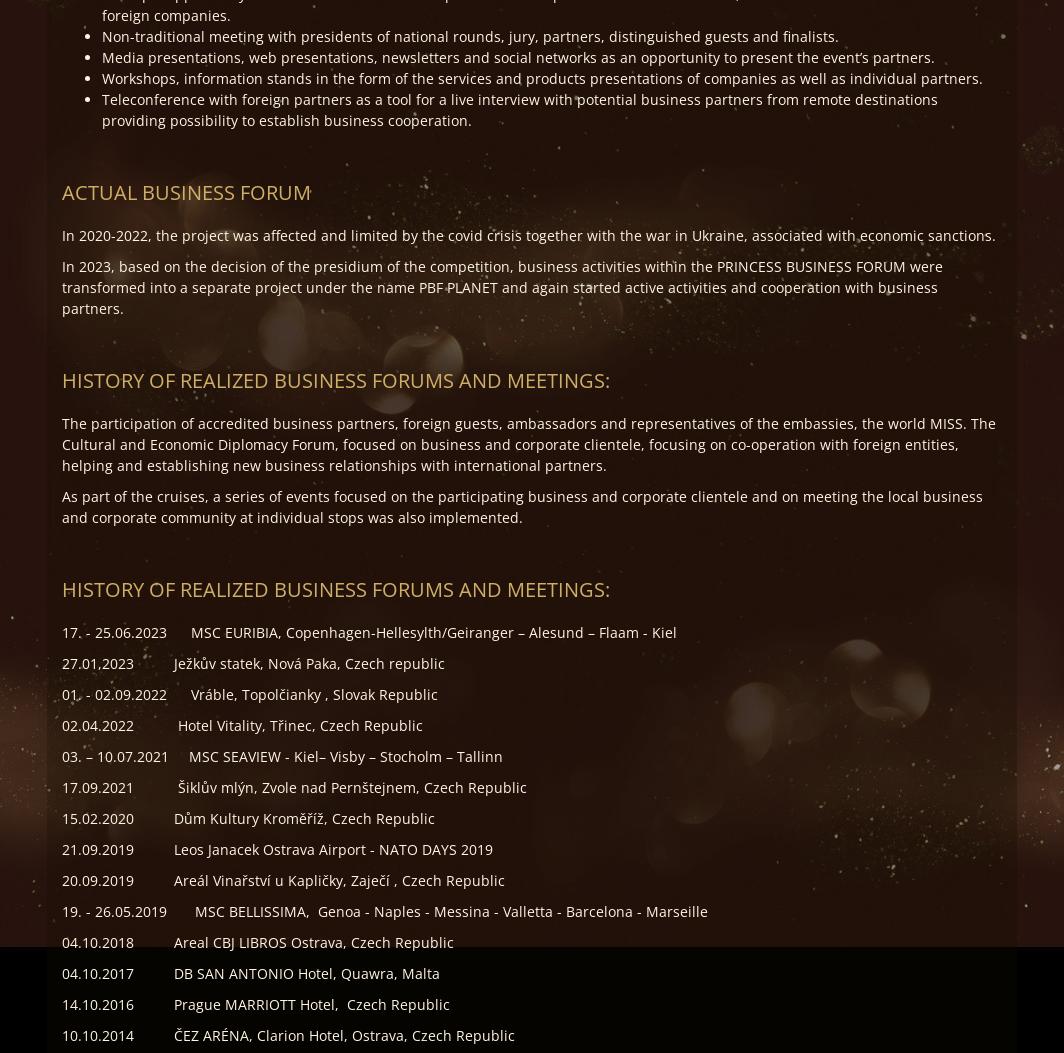  I want to click on '27.01,2023          Ježkův statek, Nová Paka, Czech republic', so click(255, 662).